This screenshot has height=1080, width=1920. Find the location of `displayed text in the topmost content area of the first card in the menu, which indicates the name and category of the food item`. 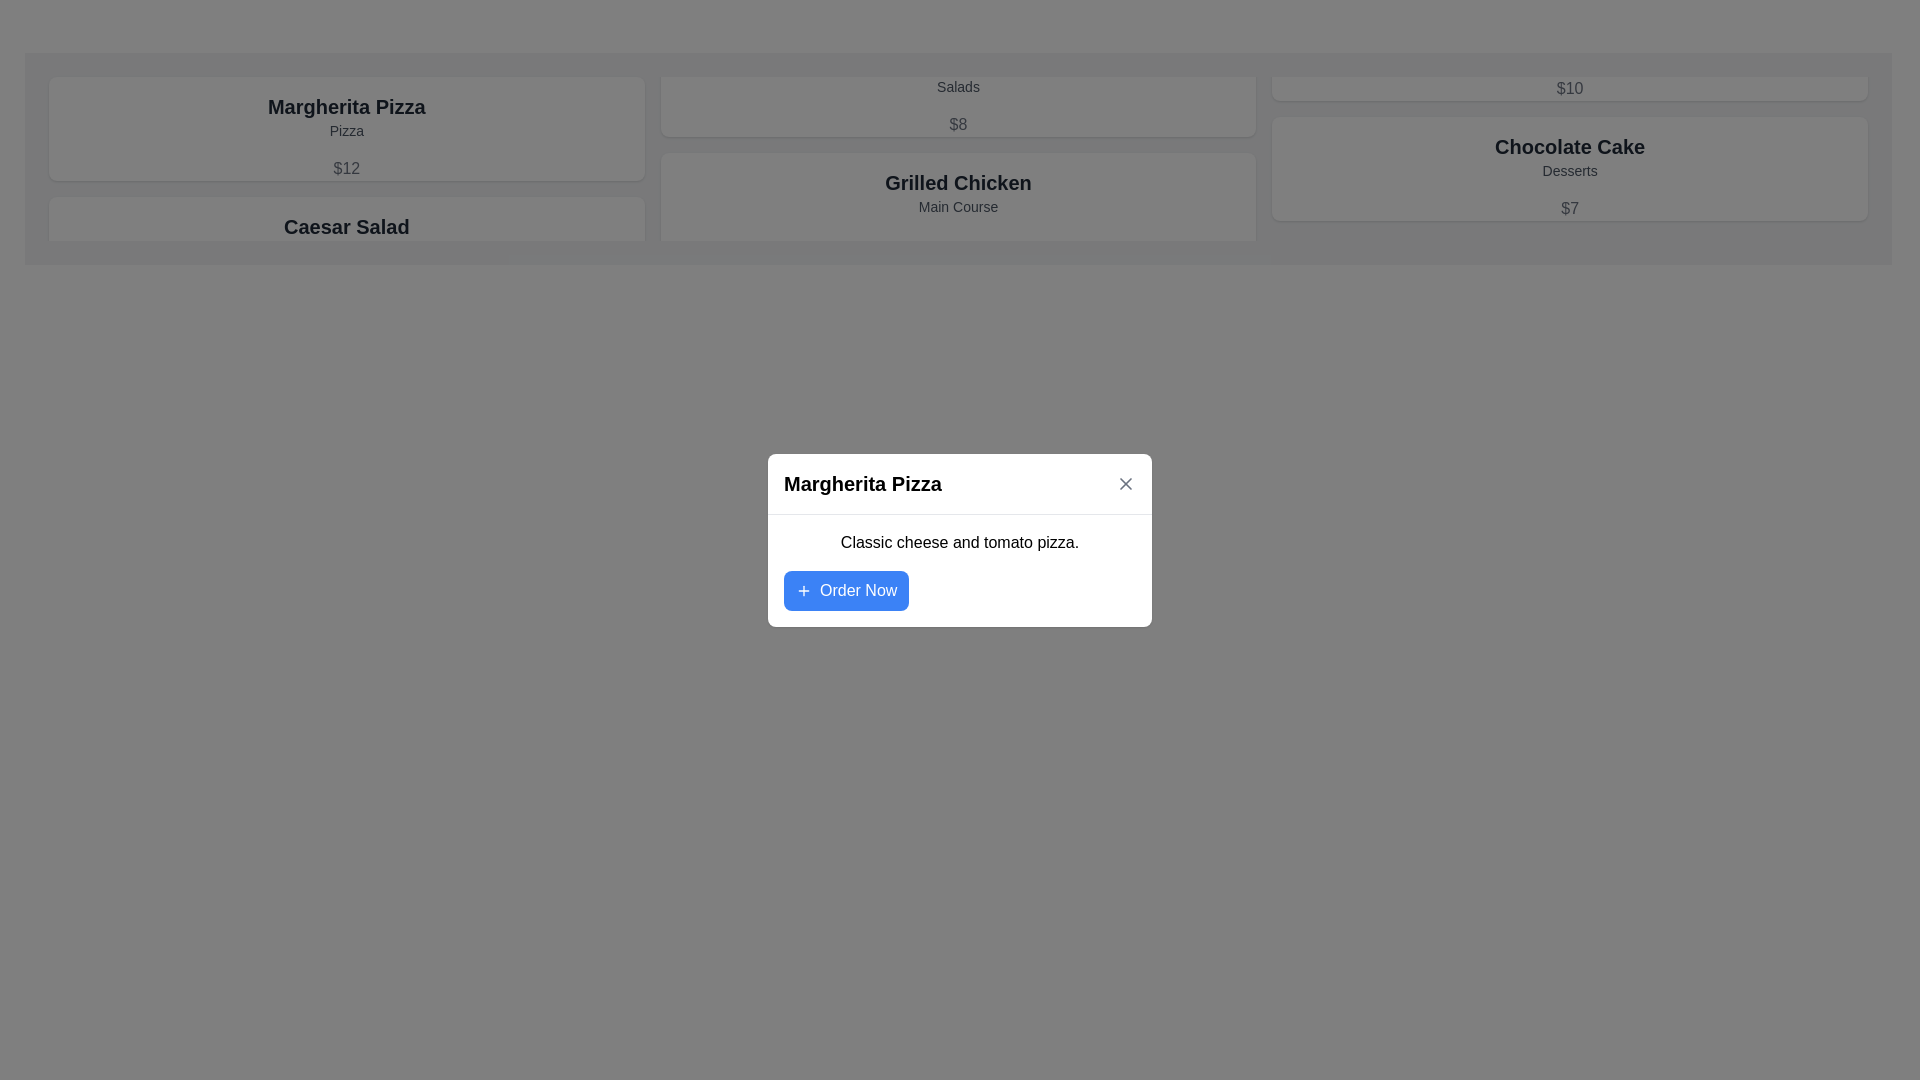

displayed text in the topmost content area of the first card in the menu, which indicates the name and category of the food item is located at coordinates (346, 116).